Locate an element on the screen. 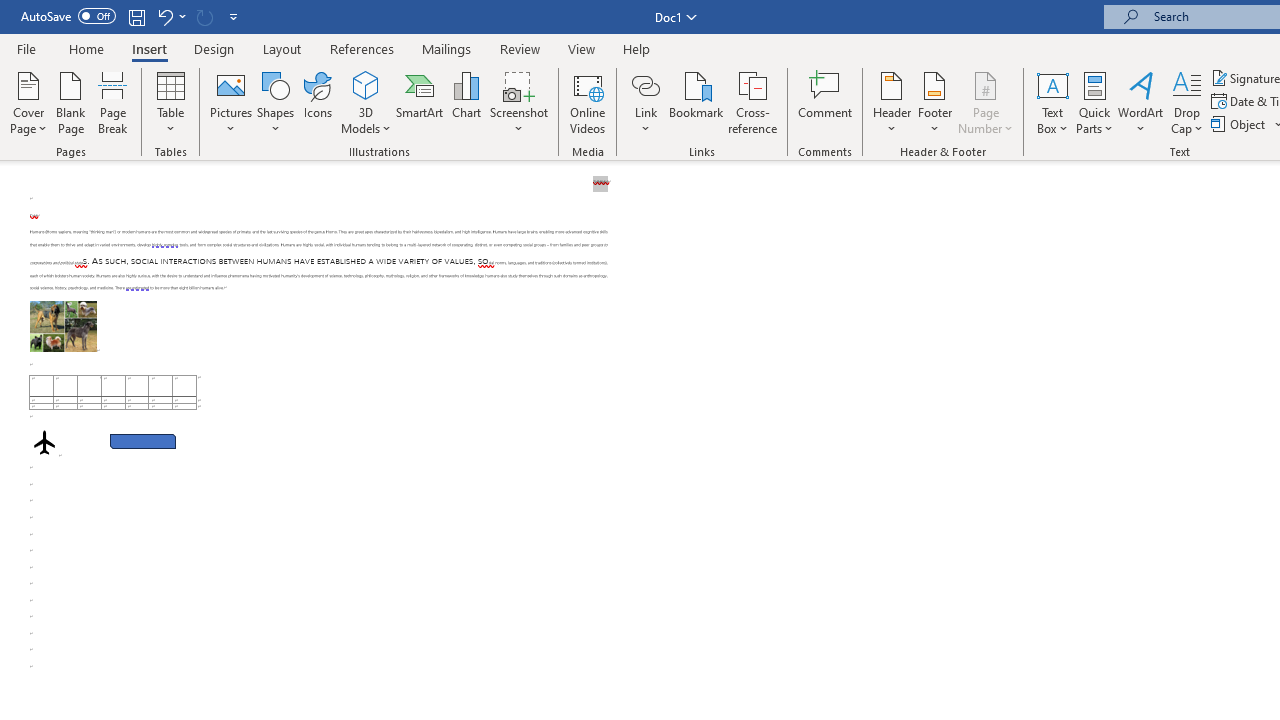  'References' is located at coordinates (362, 48).